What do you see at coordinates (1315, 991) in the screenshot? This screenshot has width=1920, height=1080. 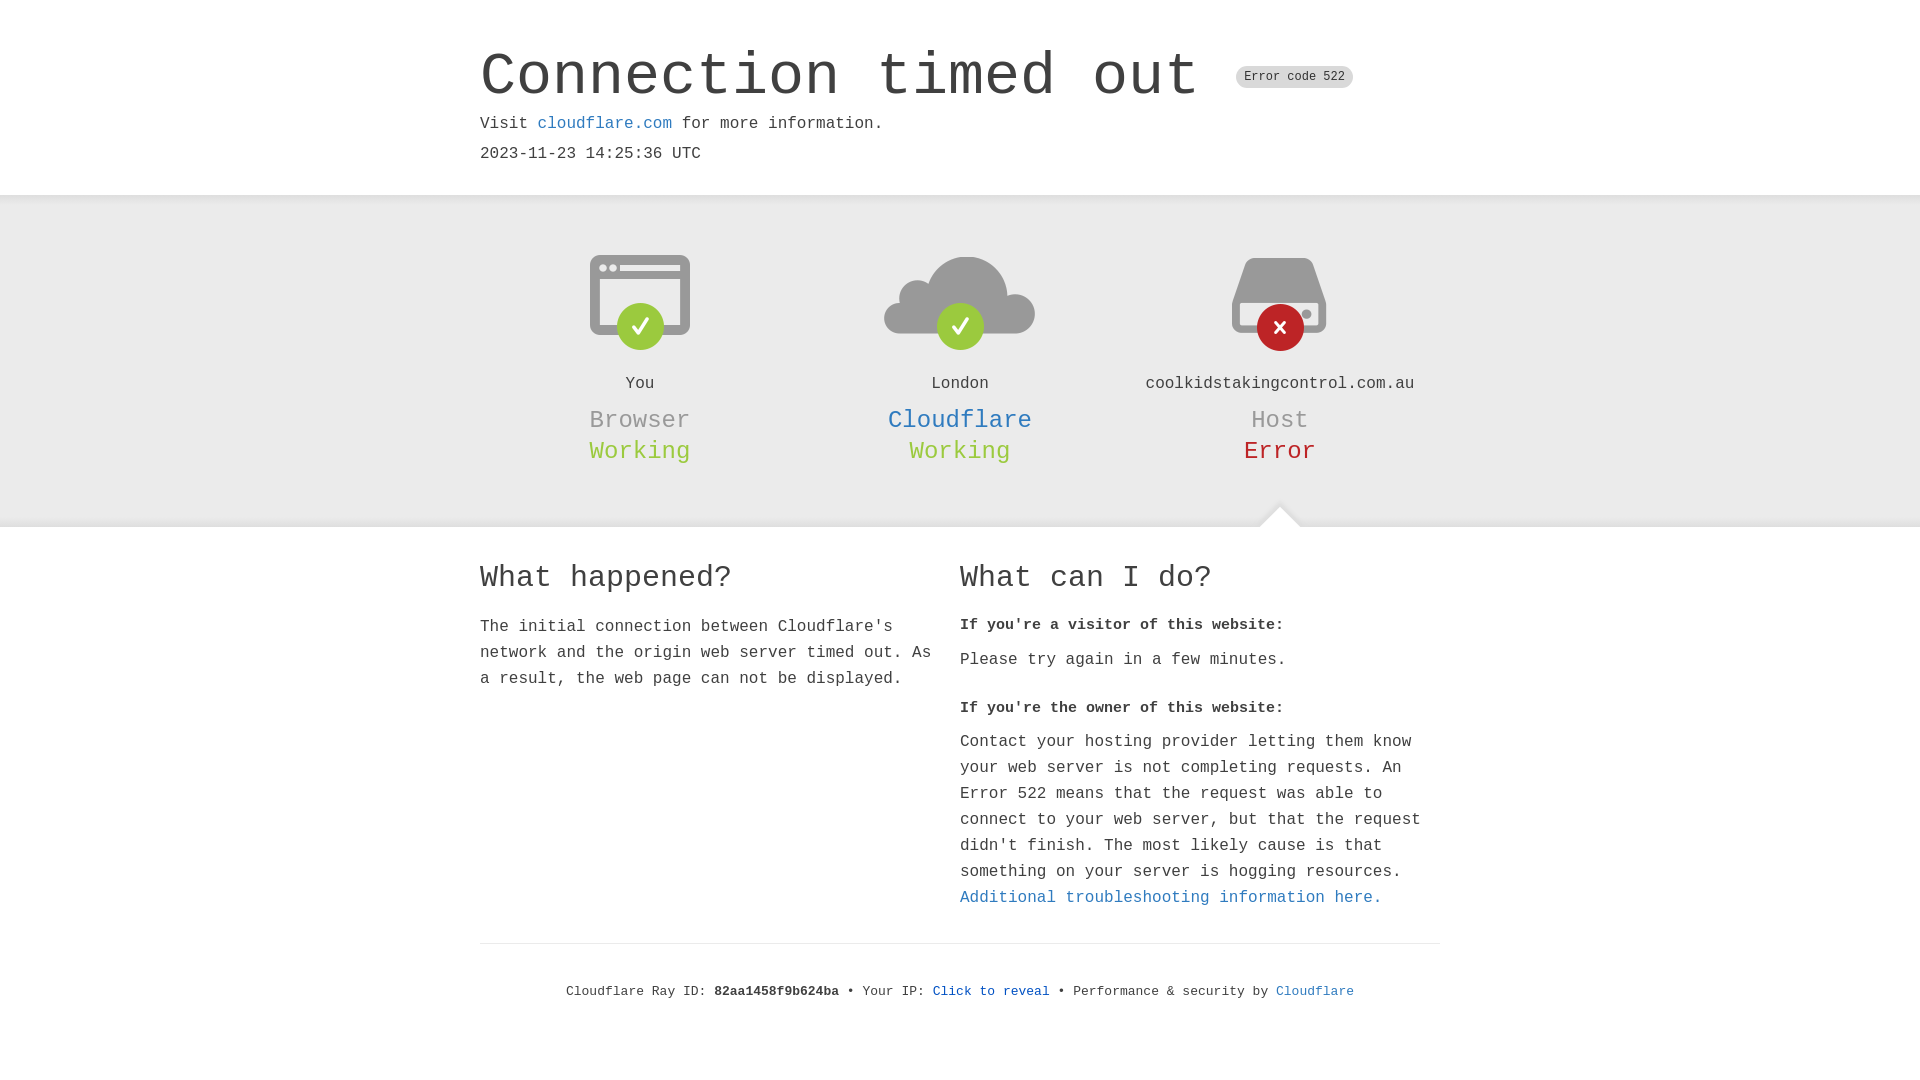 I see `'Cloudflare'` at bounding box center [1315, 991].